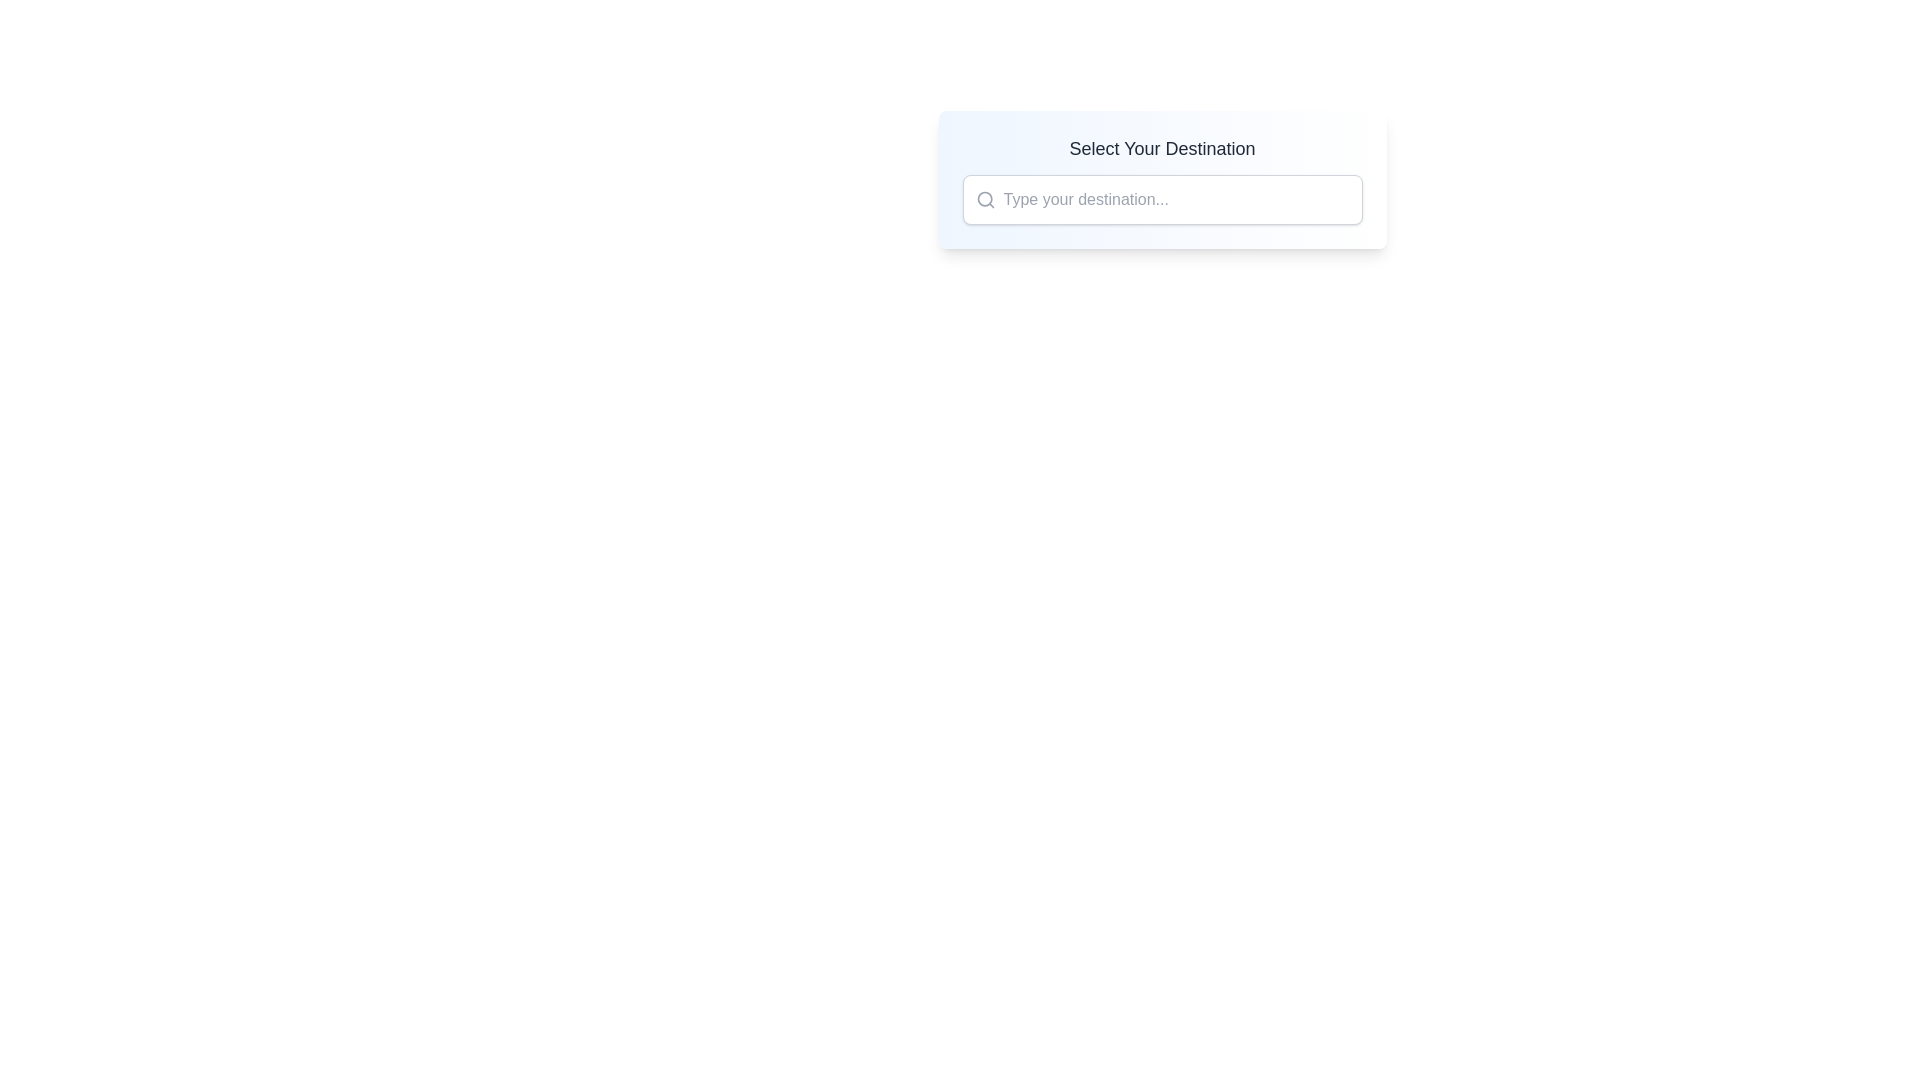  Describe the element at coordinates (984, 199) in the screenshot. I see `the circular search icon, which is styled in gray and located to the left of the text input field in the search bar` at that location.